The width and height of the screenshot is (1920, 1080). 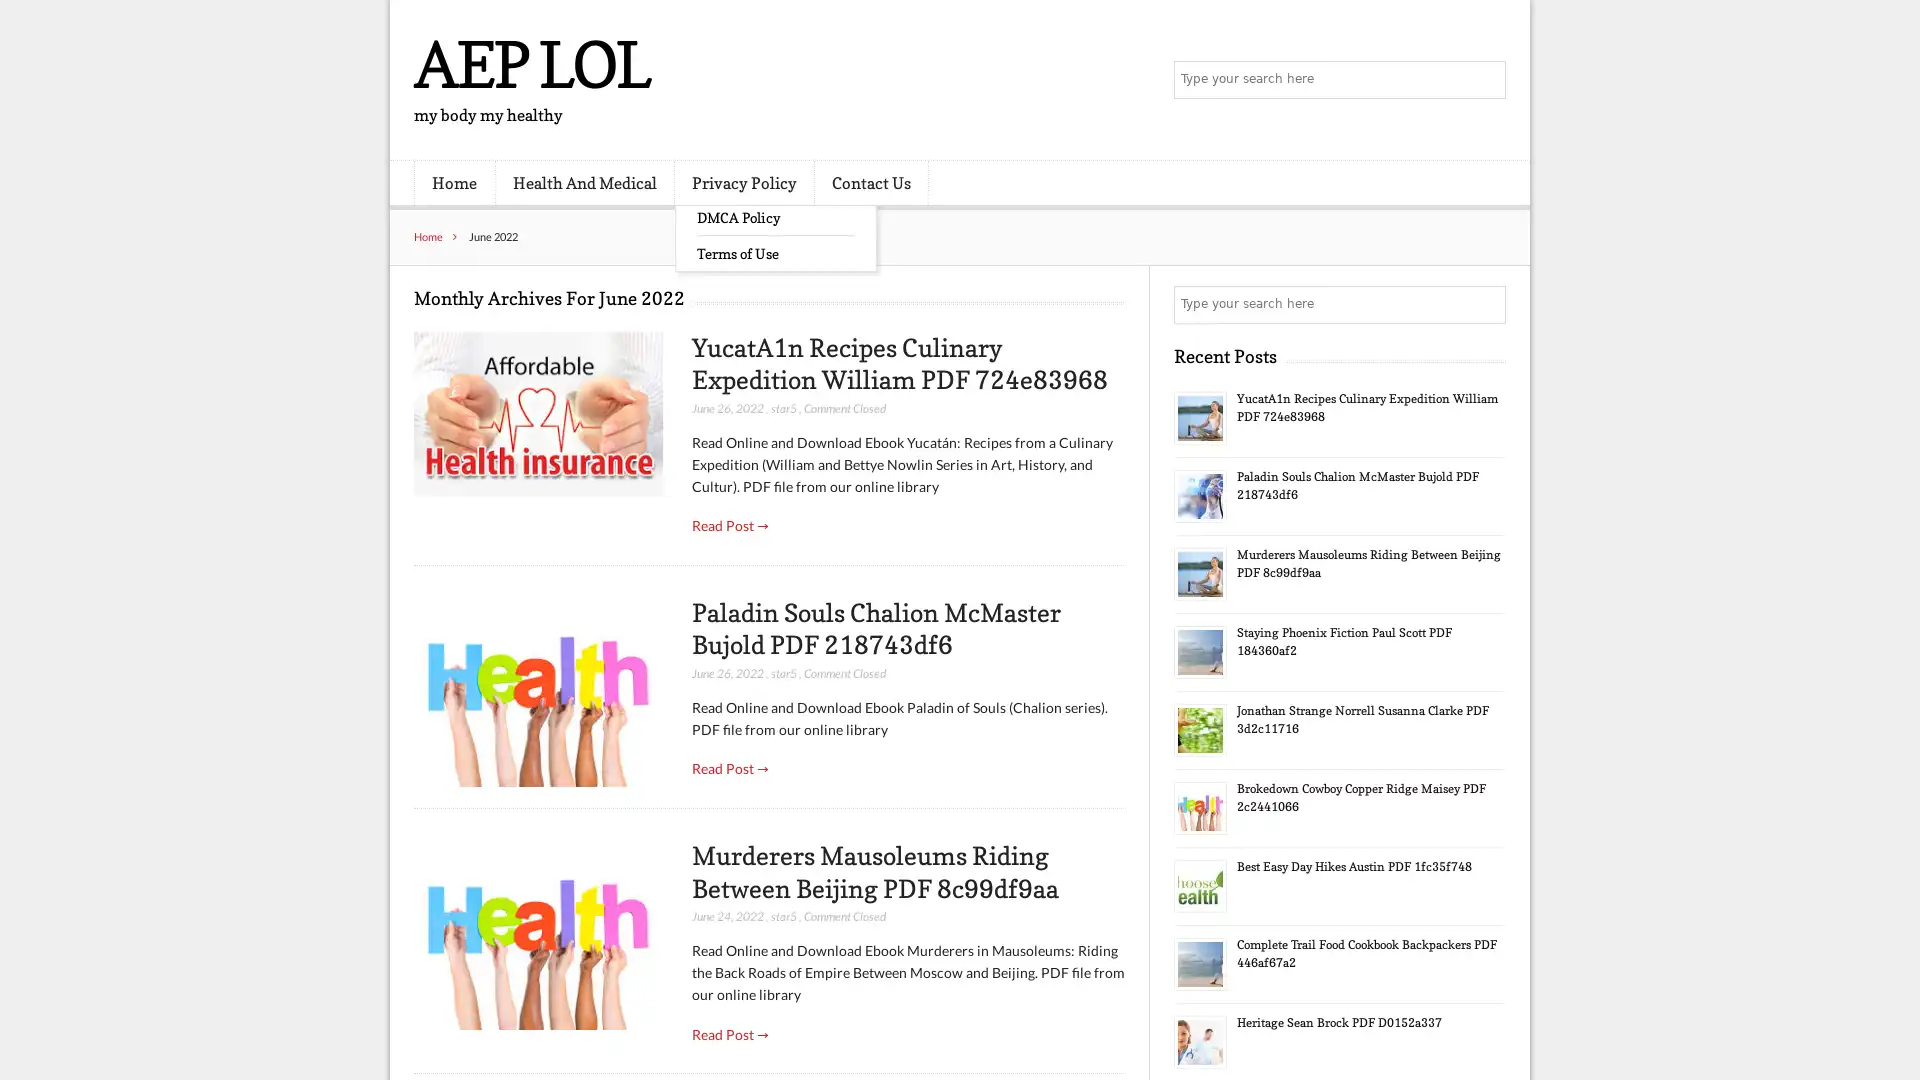 What do you see at coordinates (1485, 304) in the screenshot?
I see `Search` at bounding box center [1485, 304].